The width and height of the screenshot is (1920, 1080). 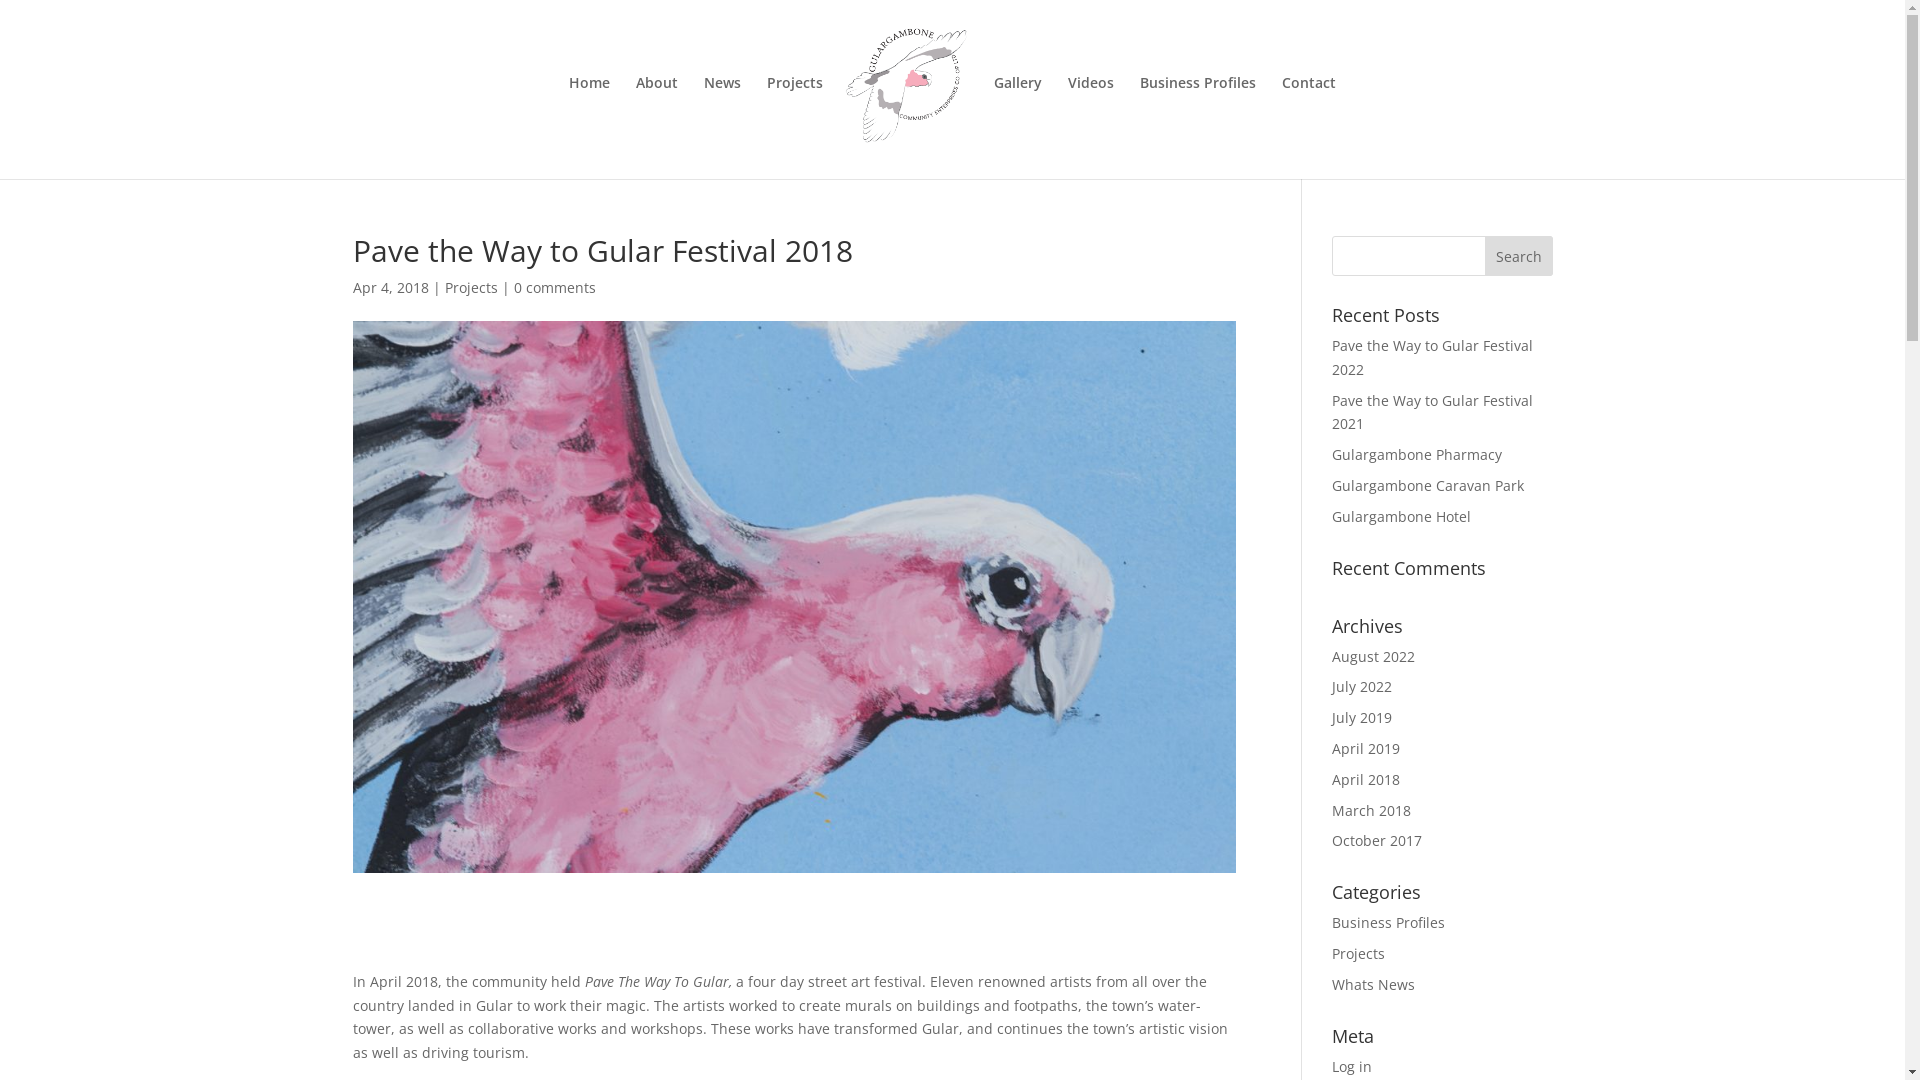 What do you see at coordinates (1426, 485) in the screenshot?
I see `'Gulargambone Caravan Park'` at bounding box center [1426, 485].